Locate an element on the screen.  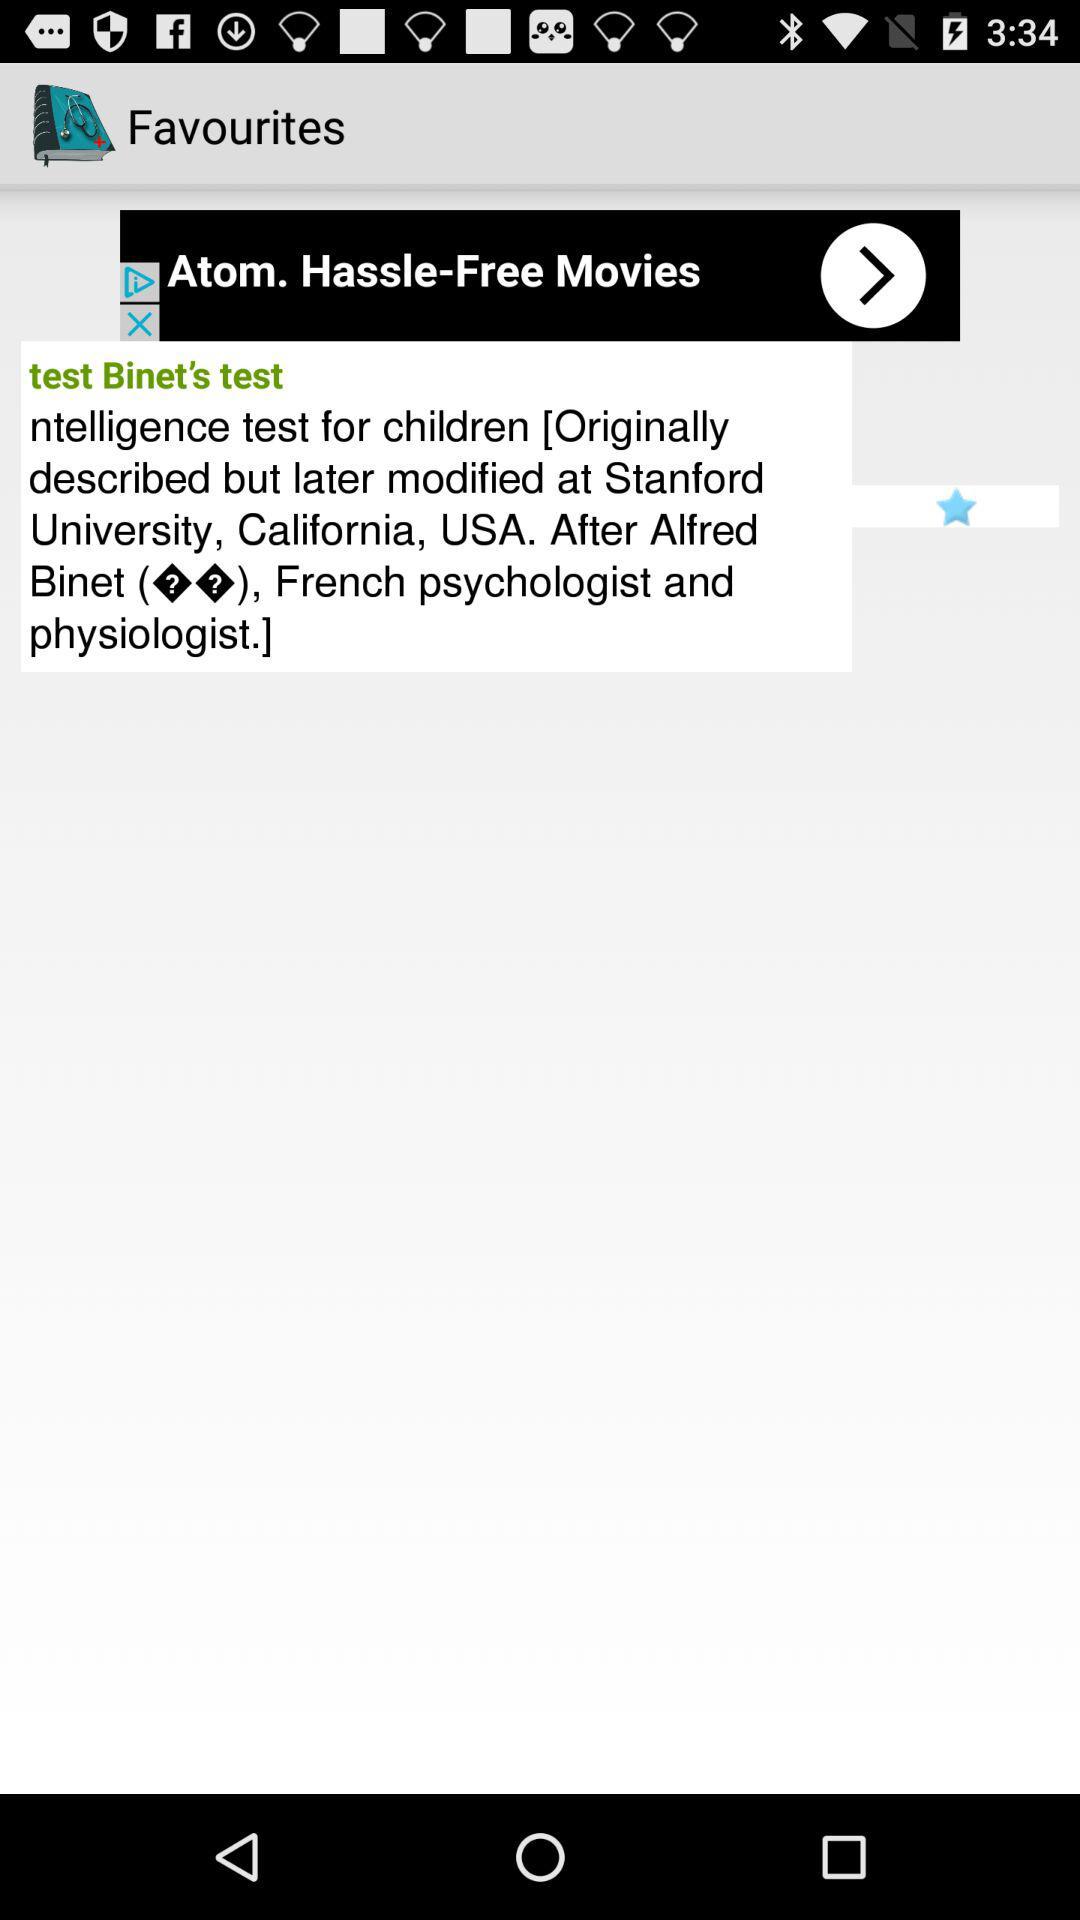
open advertisement is located at coordinates (540, 274).